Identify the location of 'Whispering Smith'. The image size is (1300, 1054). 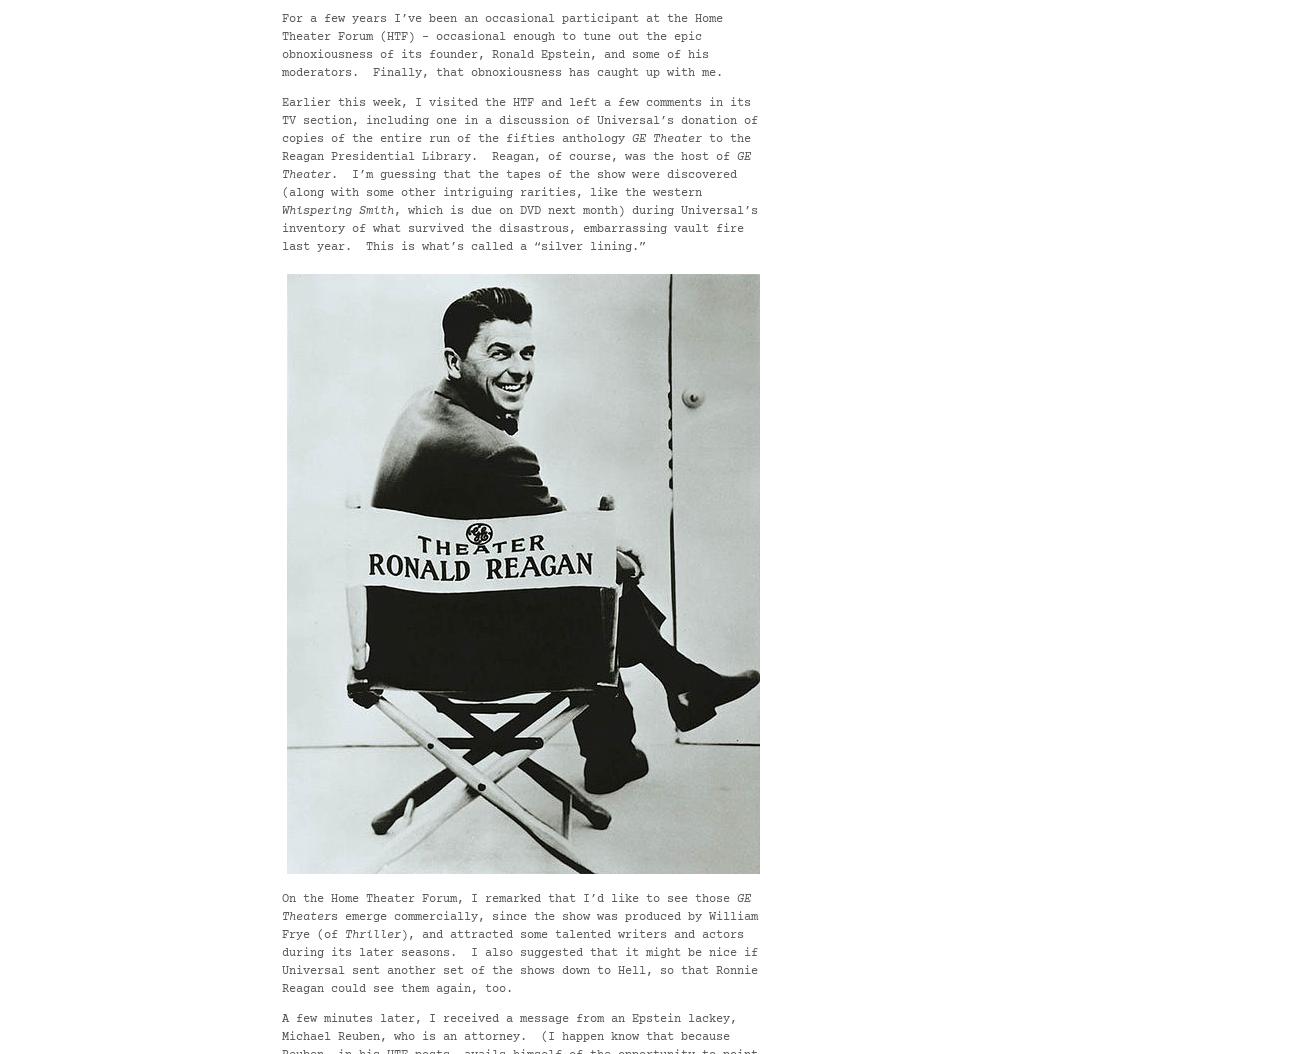
(337, 211).